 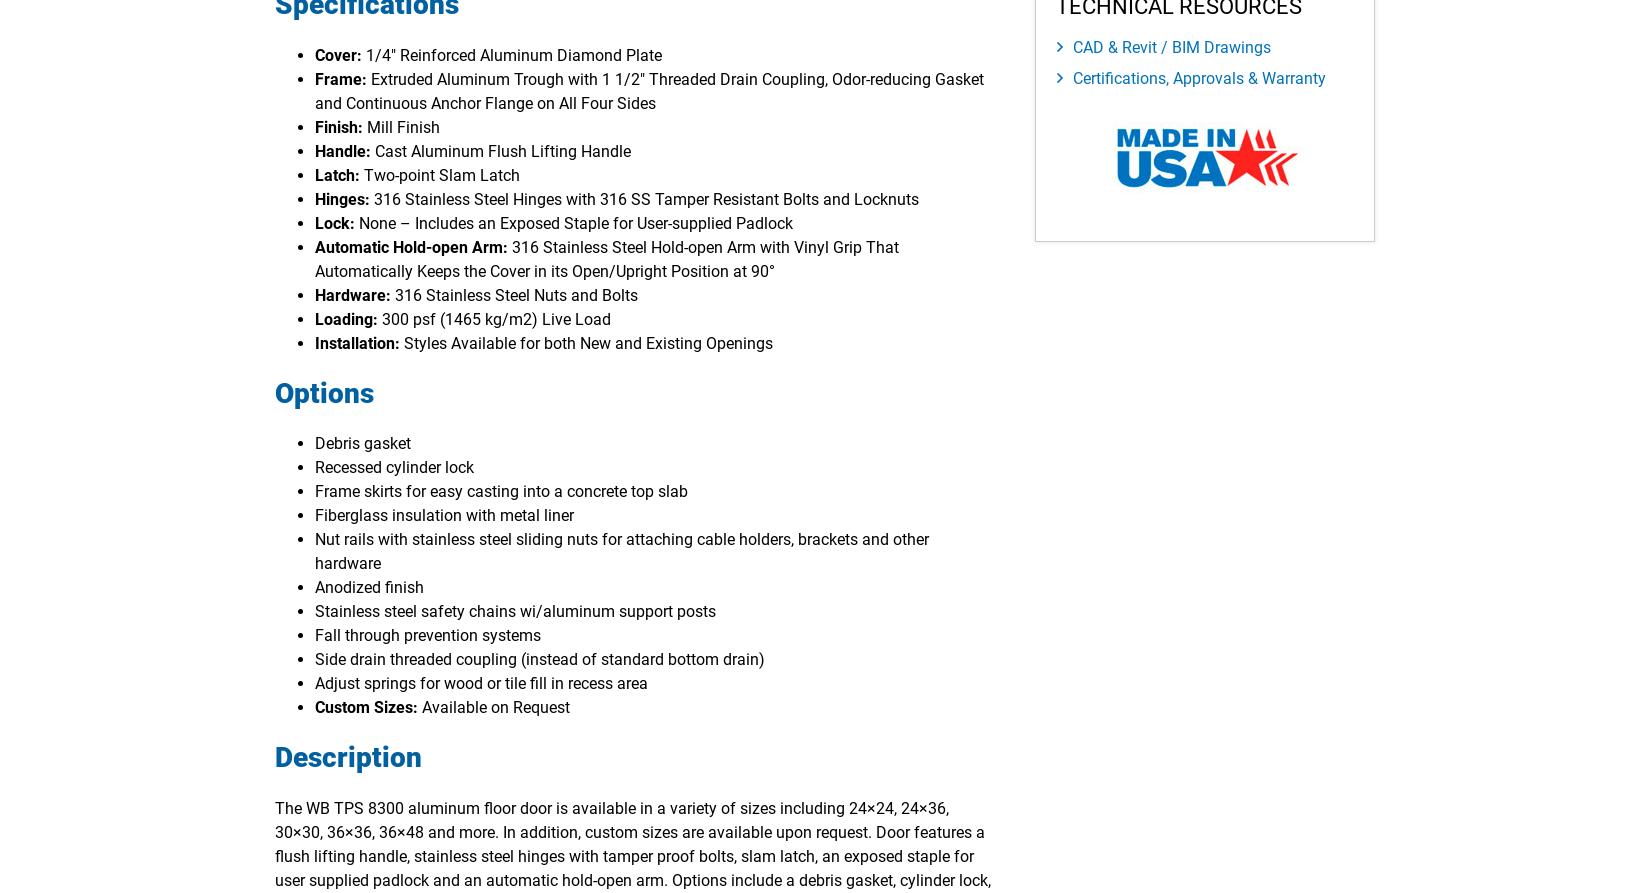 I want to click on 'None – Includes an Exposed Staple for User-supplied Padlock', so click(x=573, y=221).